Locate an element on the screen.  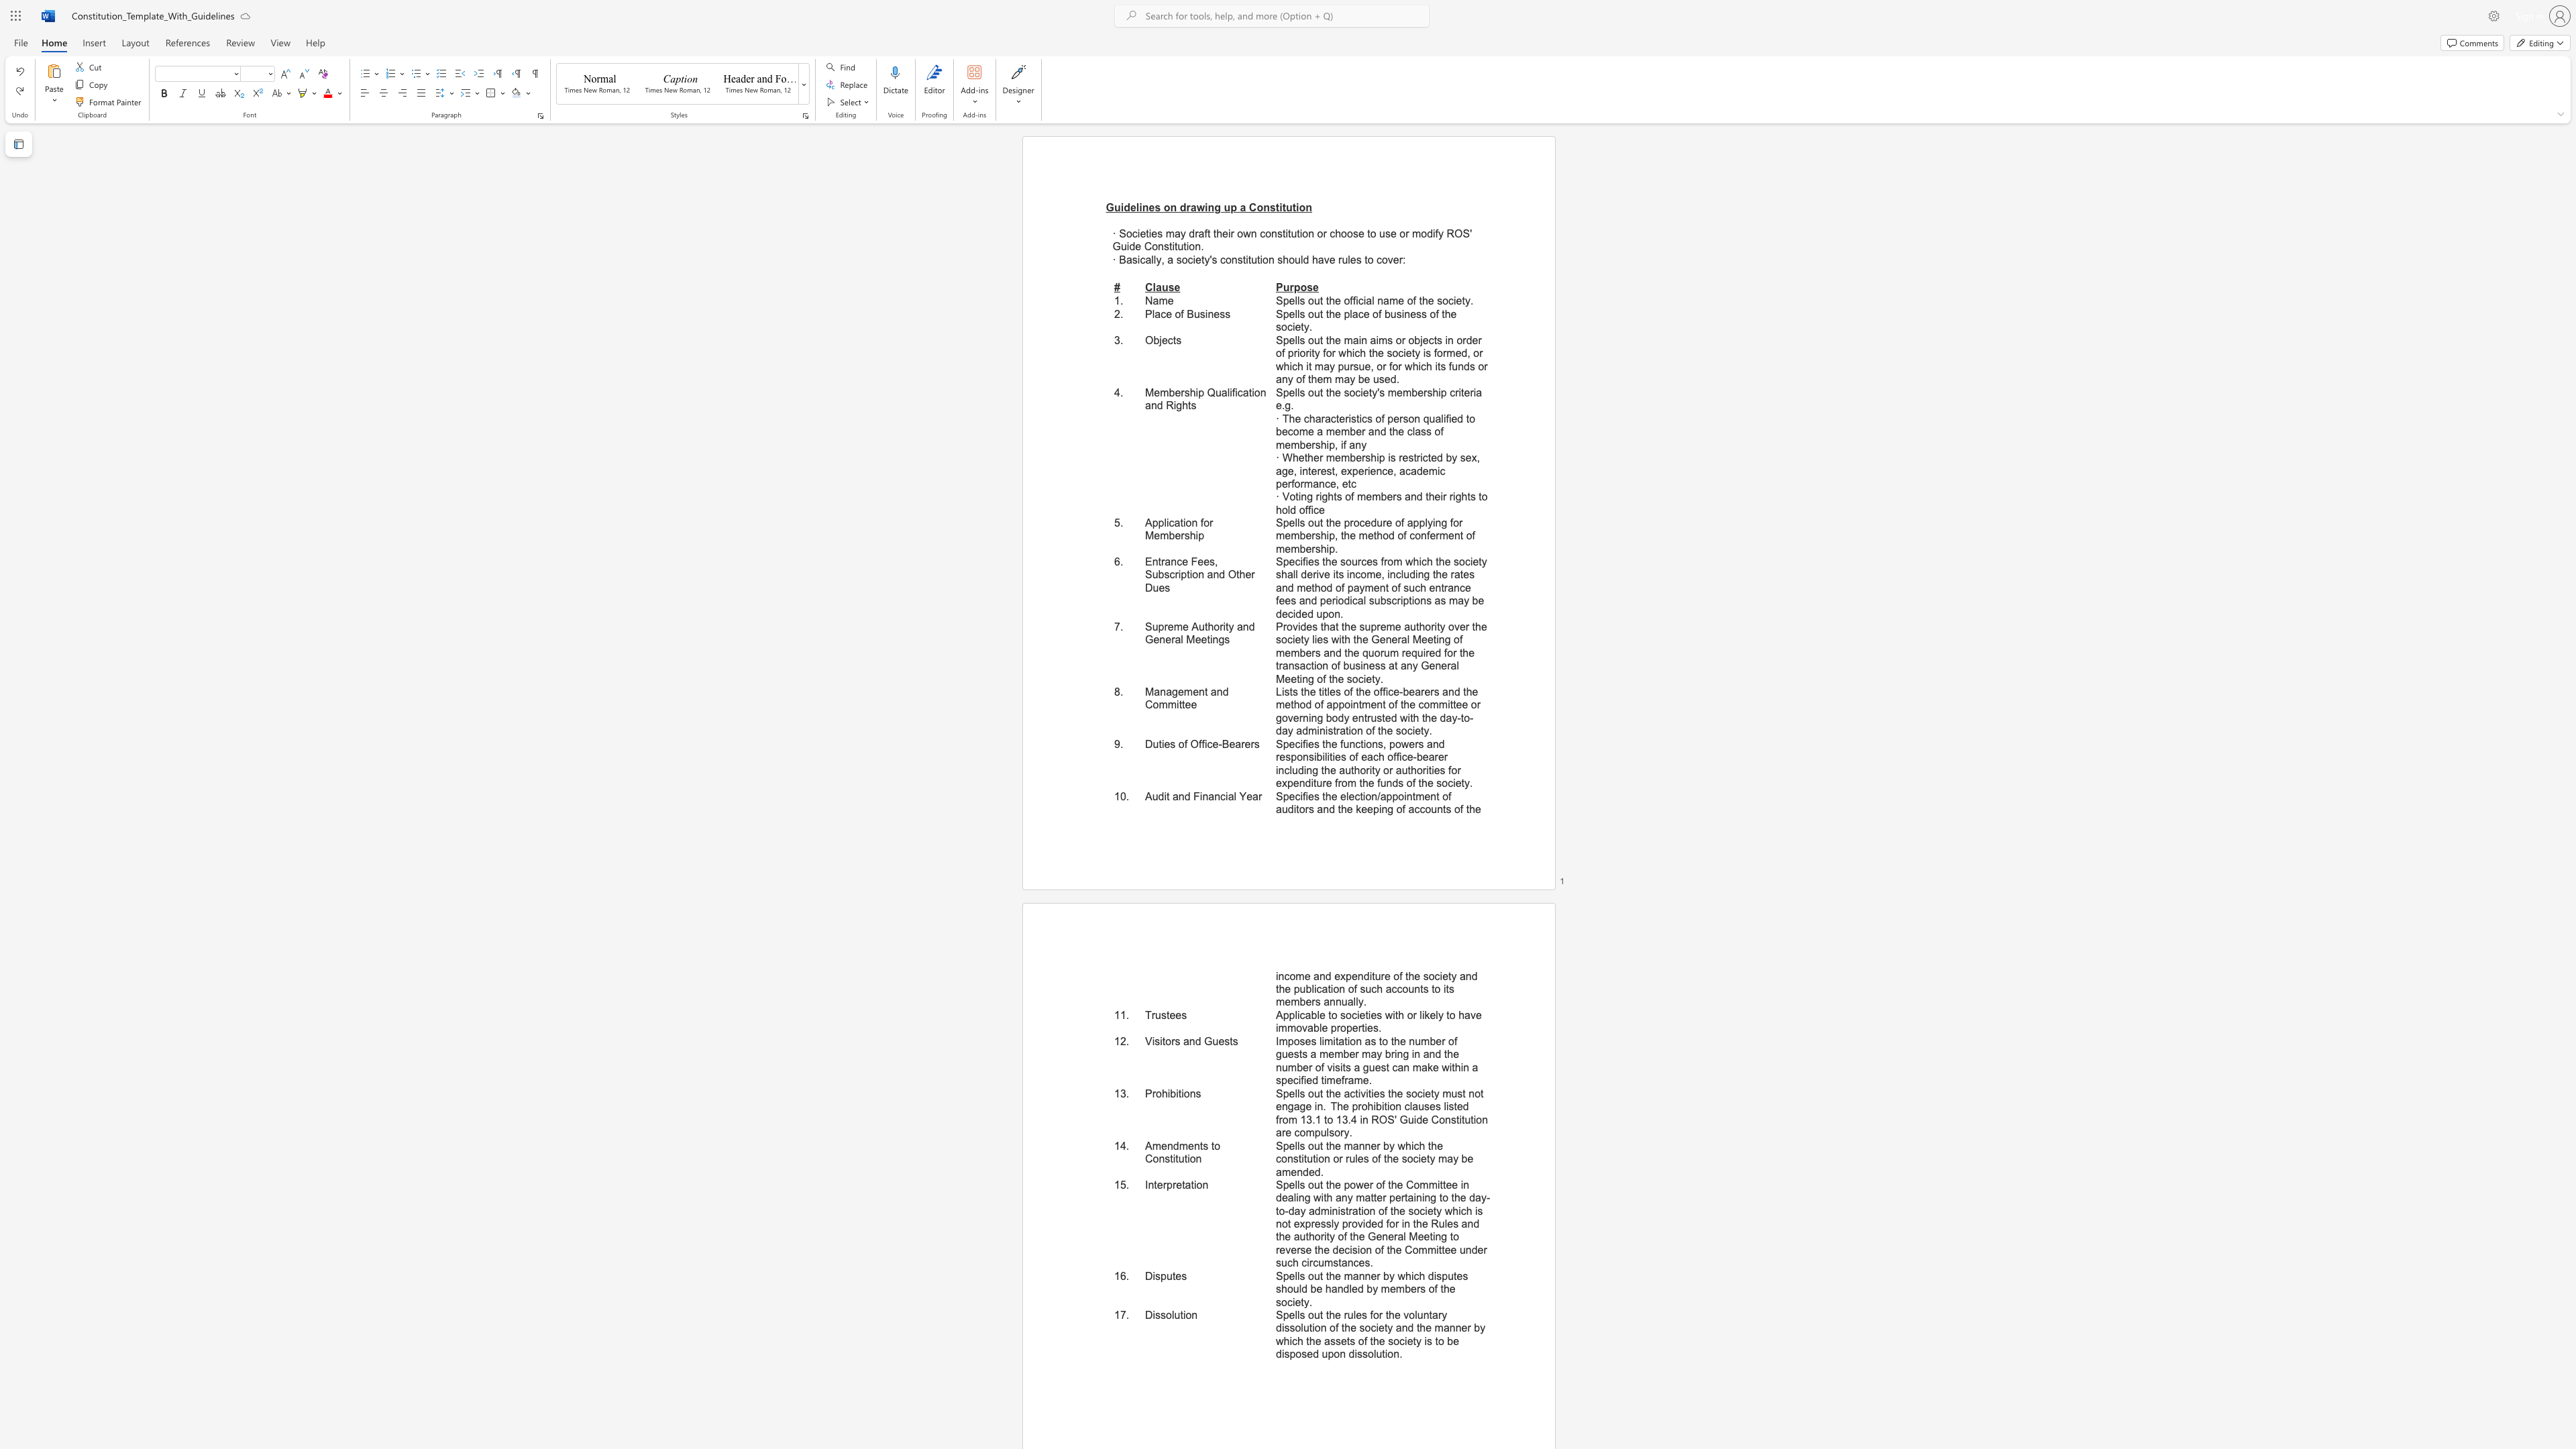
the subset text "nce, e" within the text "· Whether membership is restricted by sex, age, interest, experience, academic performance, etc" is located at coordinates (1319, 484).